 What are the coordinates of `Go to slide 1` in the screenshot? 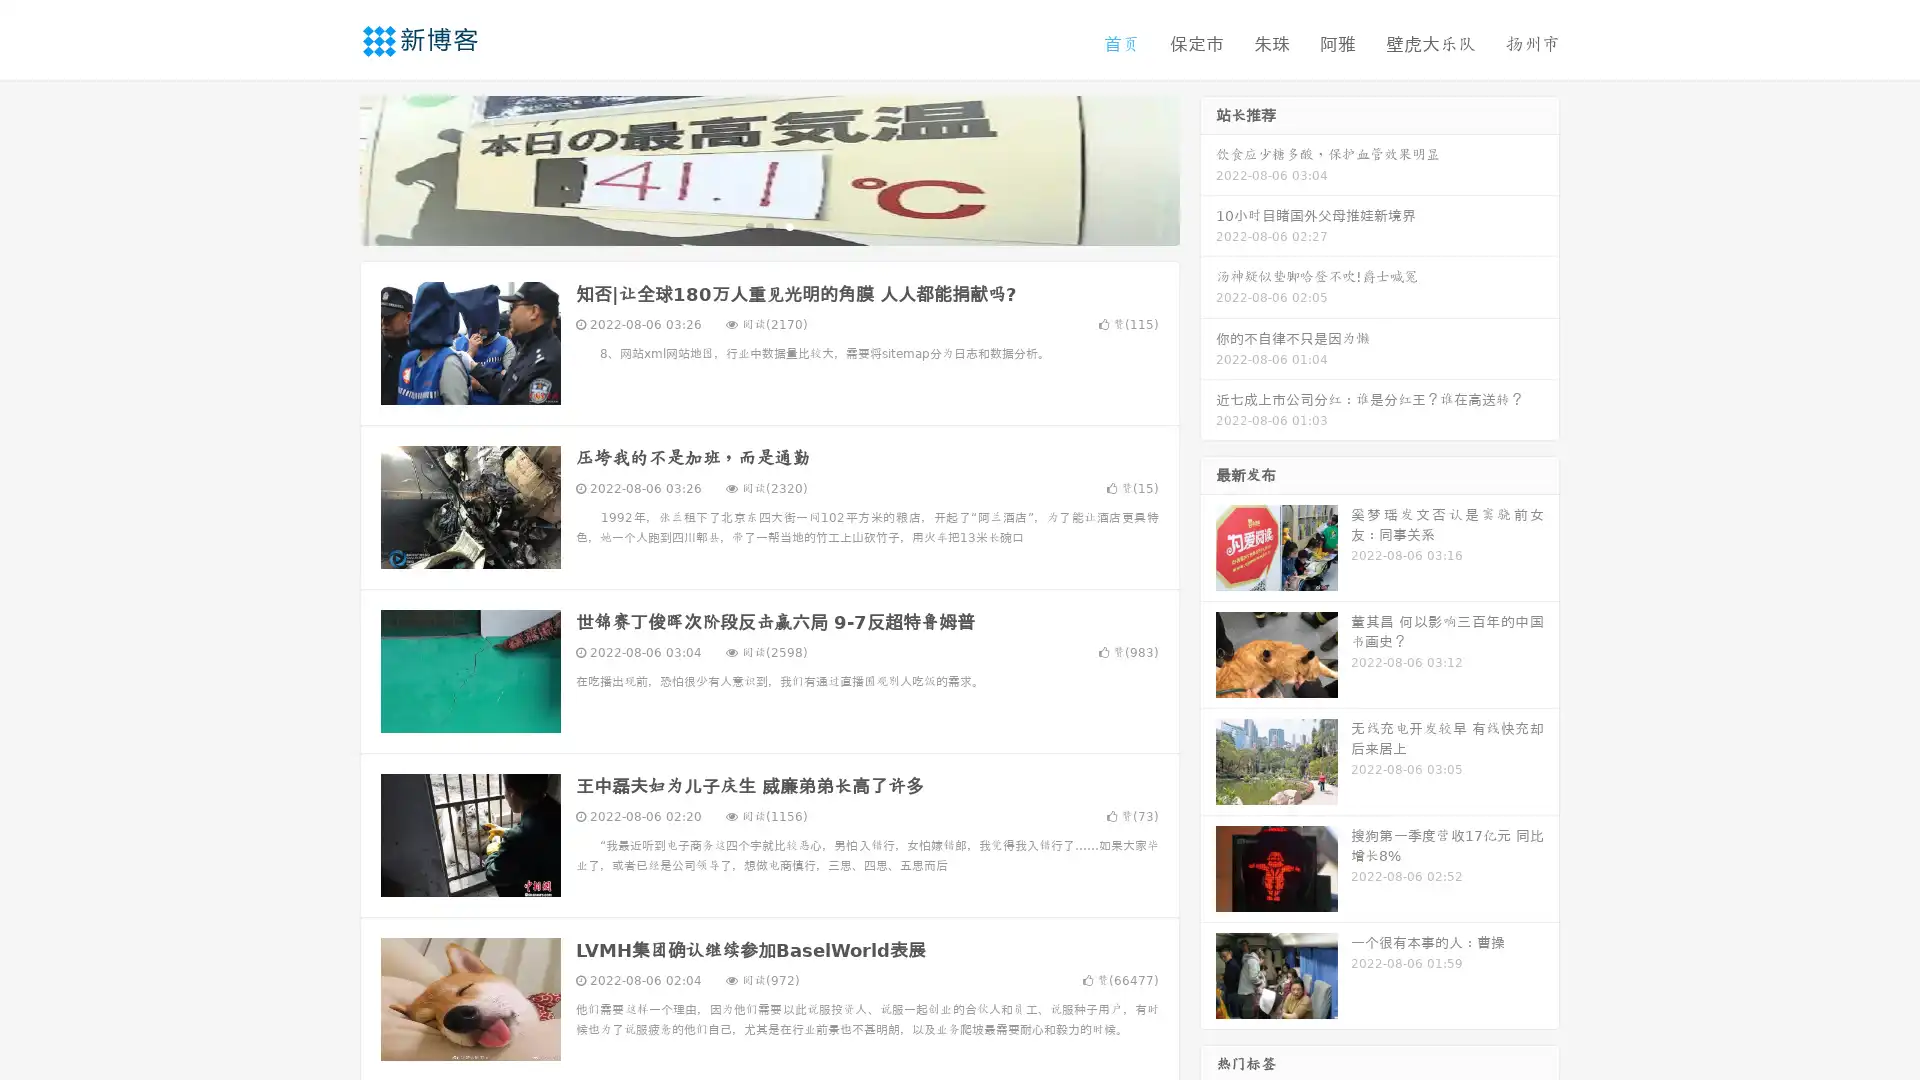 It's located at (748, 225).